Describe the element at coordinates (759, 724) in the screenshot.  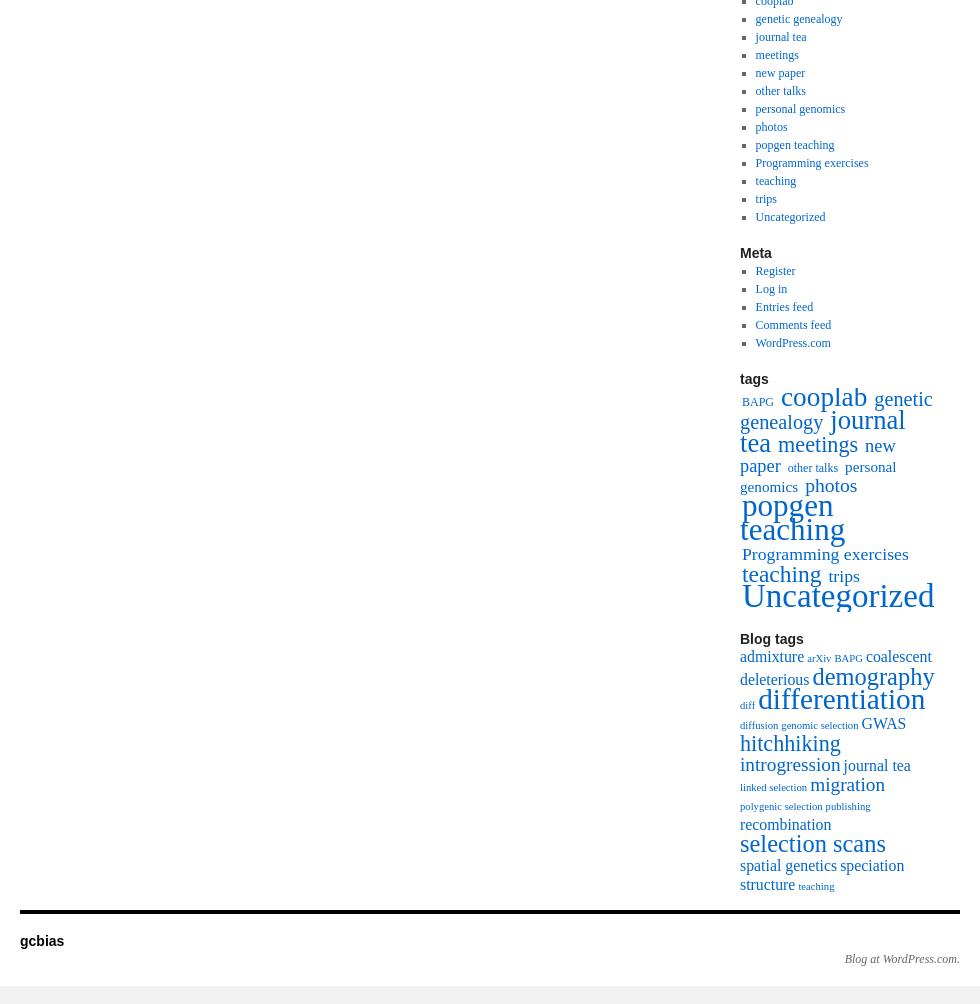
I see `'diffusion'` at that location.